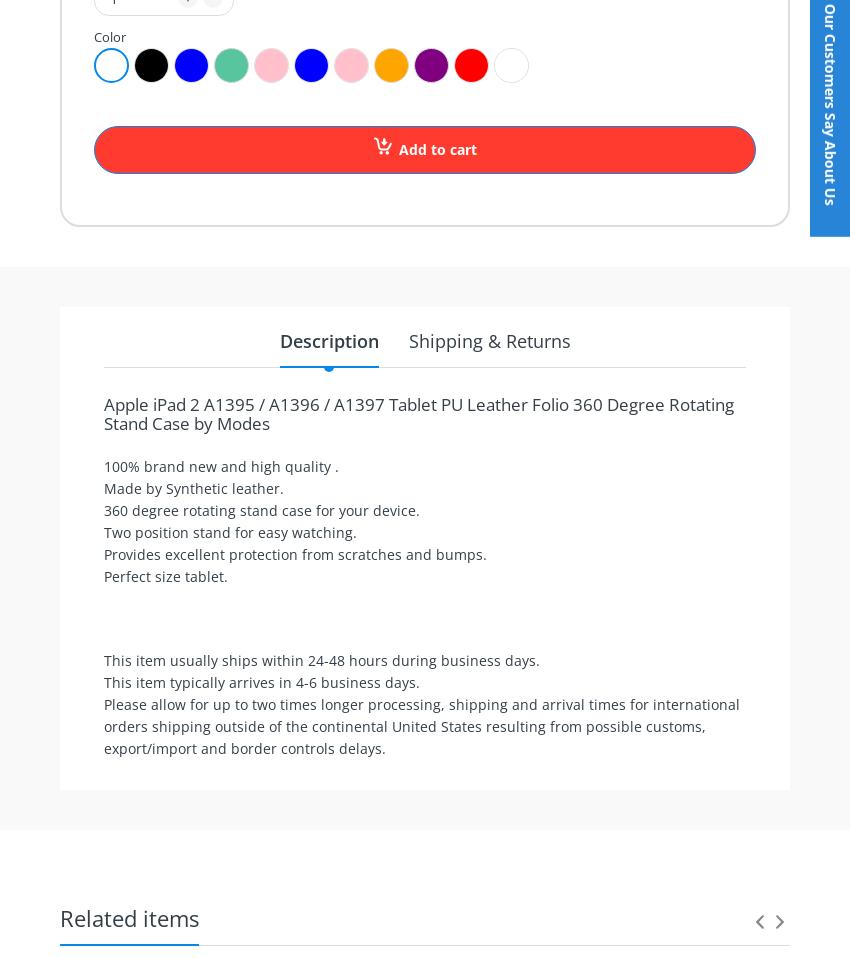 The image size is (850, 958). What do you see at coordinates (102, 576) in the screenshot?
I see `'Perfect size tablet.'` at bounding box center [102, 576].